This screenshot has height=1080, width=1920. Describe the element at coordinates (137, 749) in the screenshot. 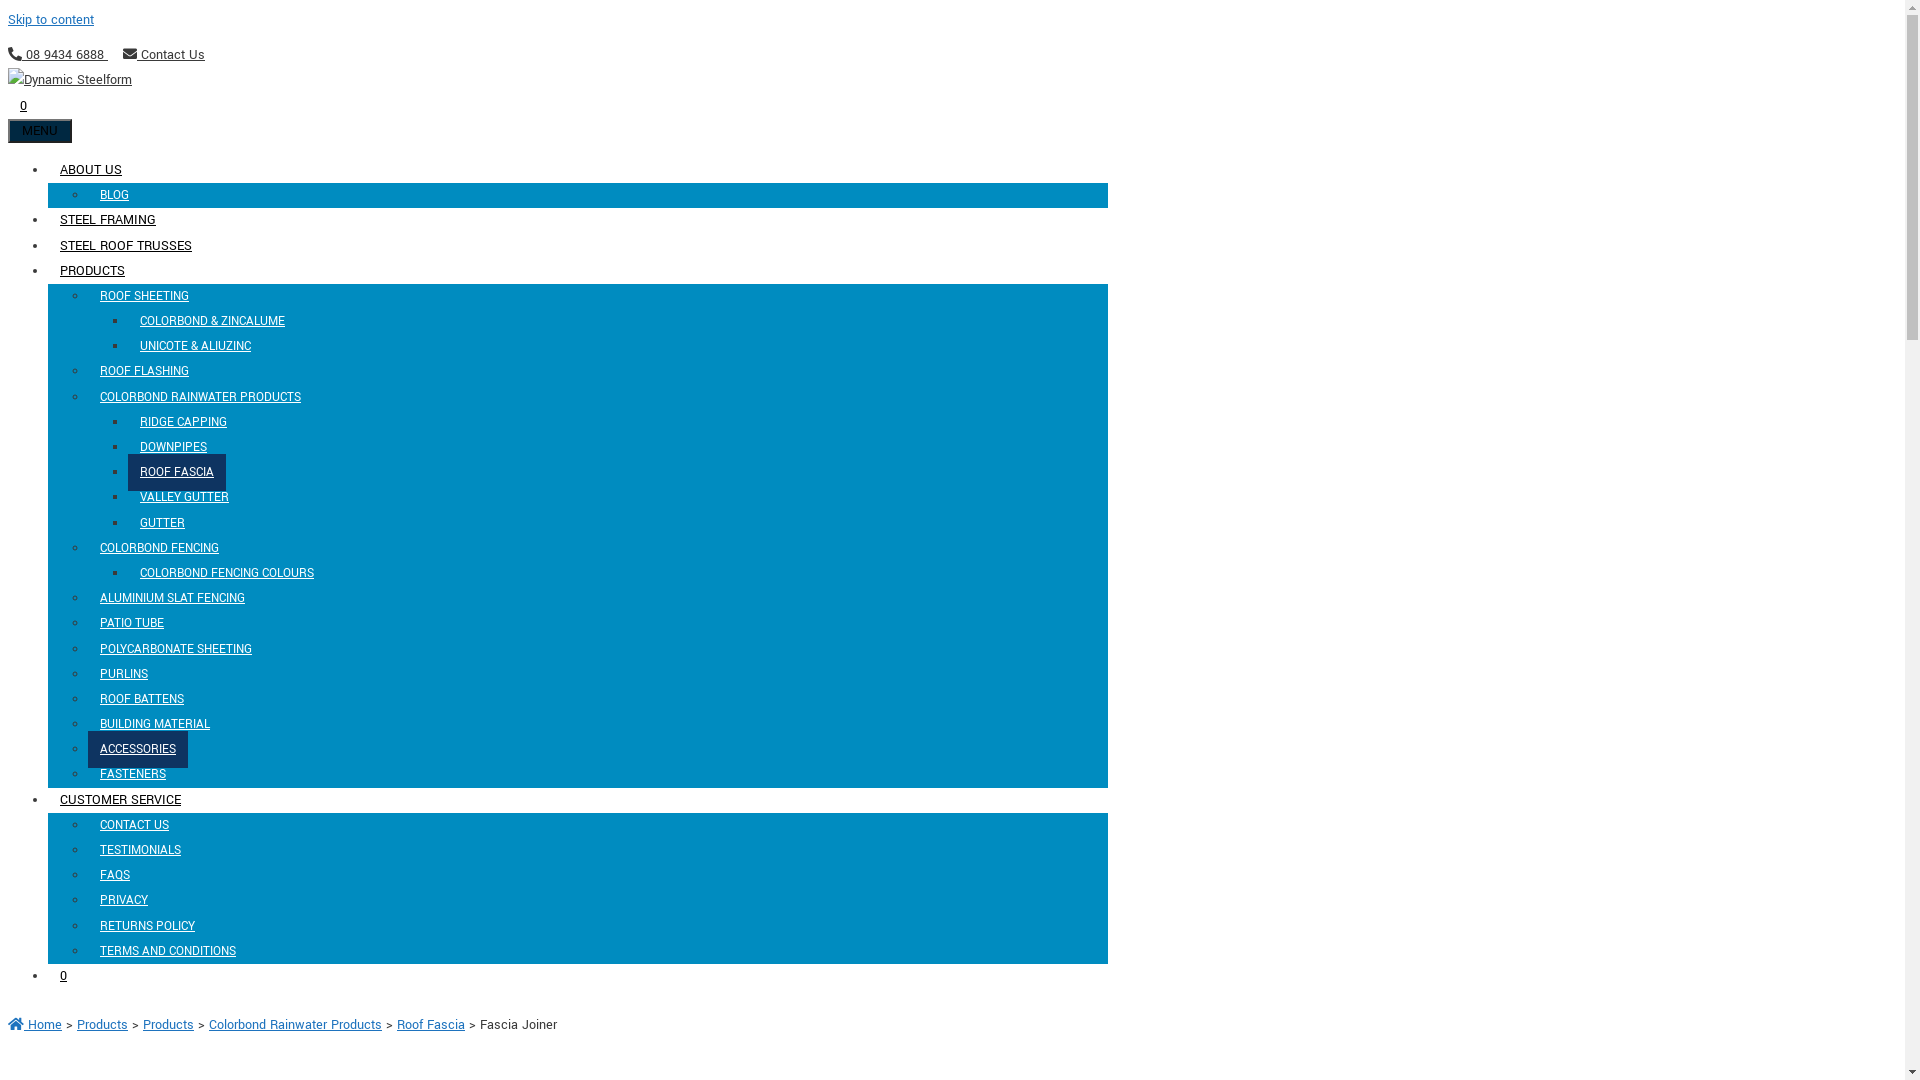

I see `'ACCESSORIES'` at that location.